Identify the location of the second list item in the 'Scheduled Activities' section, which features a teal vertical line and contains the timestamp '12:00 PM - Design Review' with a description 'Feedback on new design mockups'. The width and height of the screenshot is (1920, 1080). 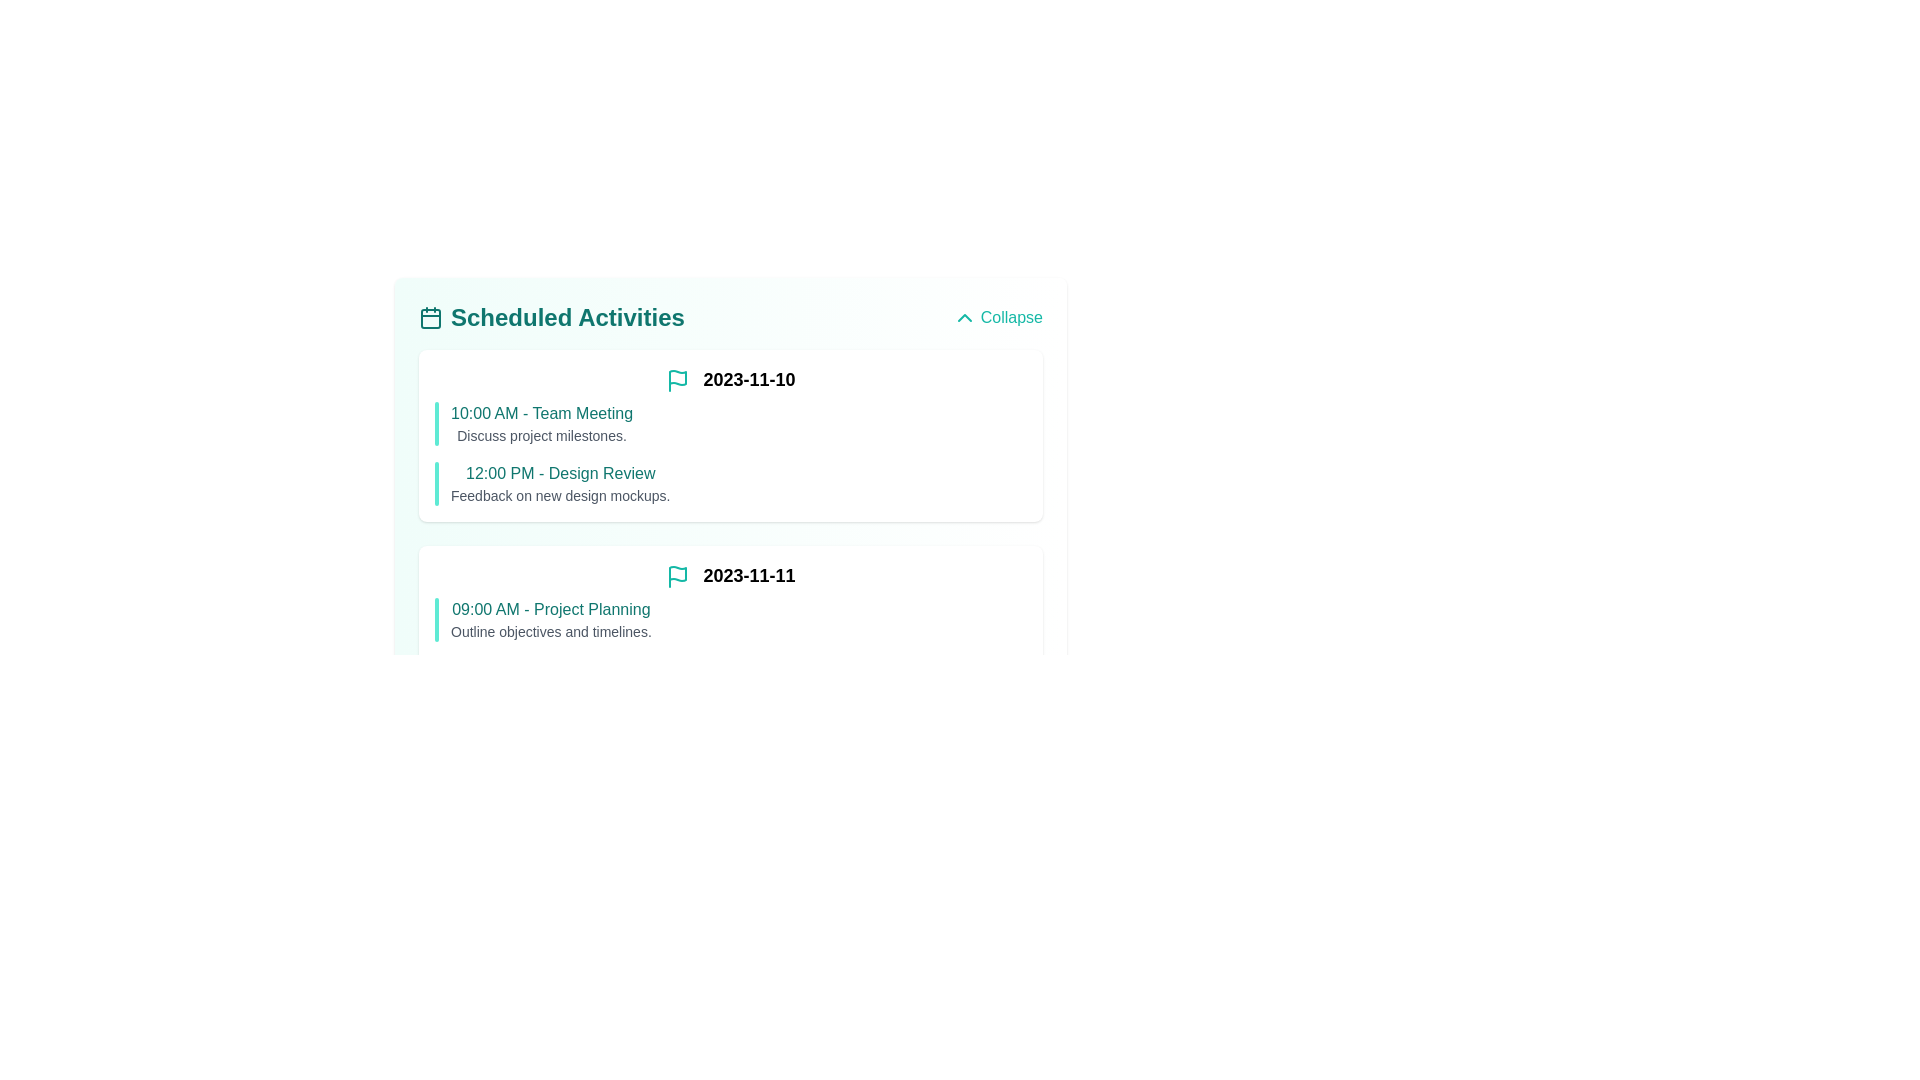
(729, 483).